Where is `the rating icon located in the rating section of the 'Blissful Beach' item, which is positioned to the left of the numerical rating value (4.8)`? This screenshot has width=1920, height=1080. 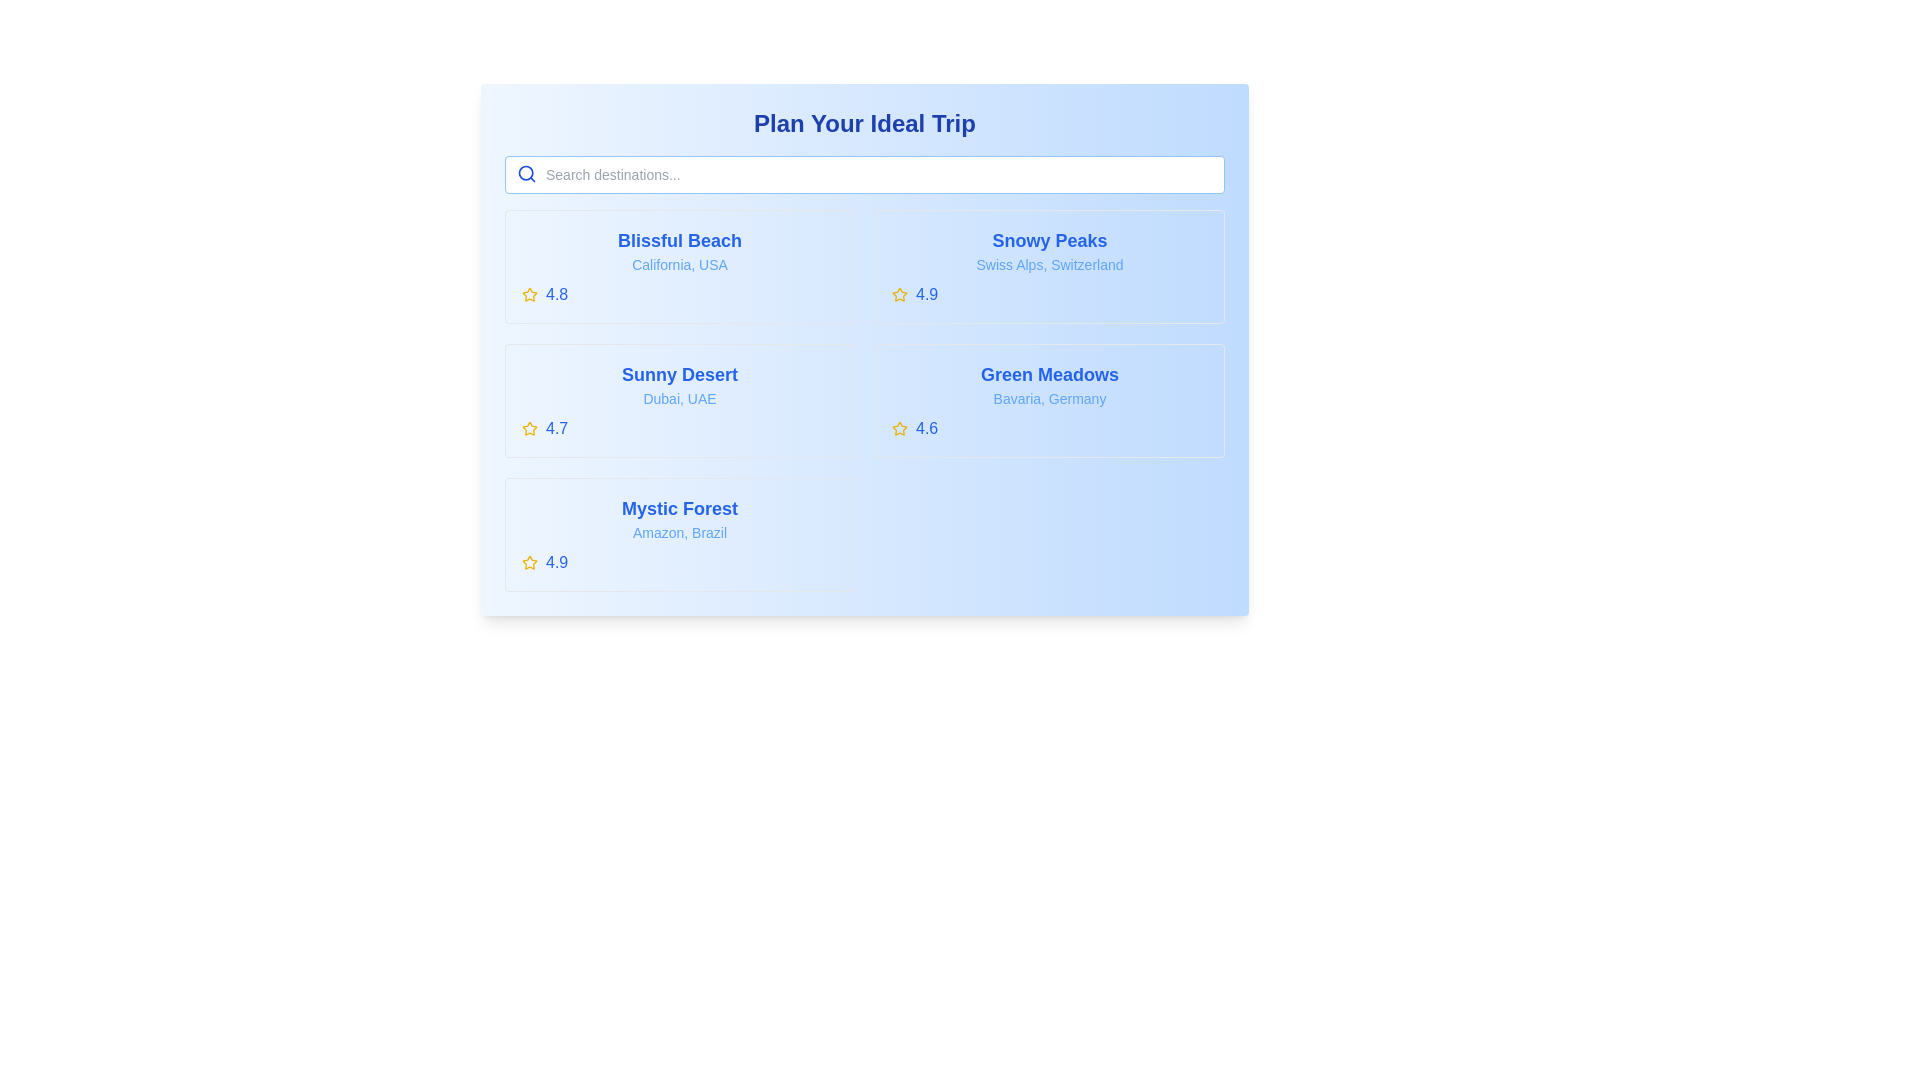
the rating icon located in the rating section of the 'Blissful Beach' item, which is positioned to the left of the numerical rating value (4.8) is located at coordinates (529, 562).